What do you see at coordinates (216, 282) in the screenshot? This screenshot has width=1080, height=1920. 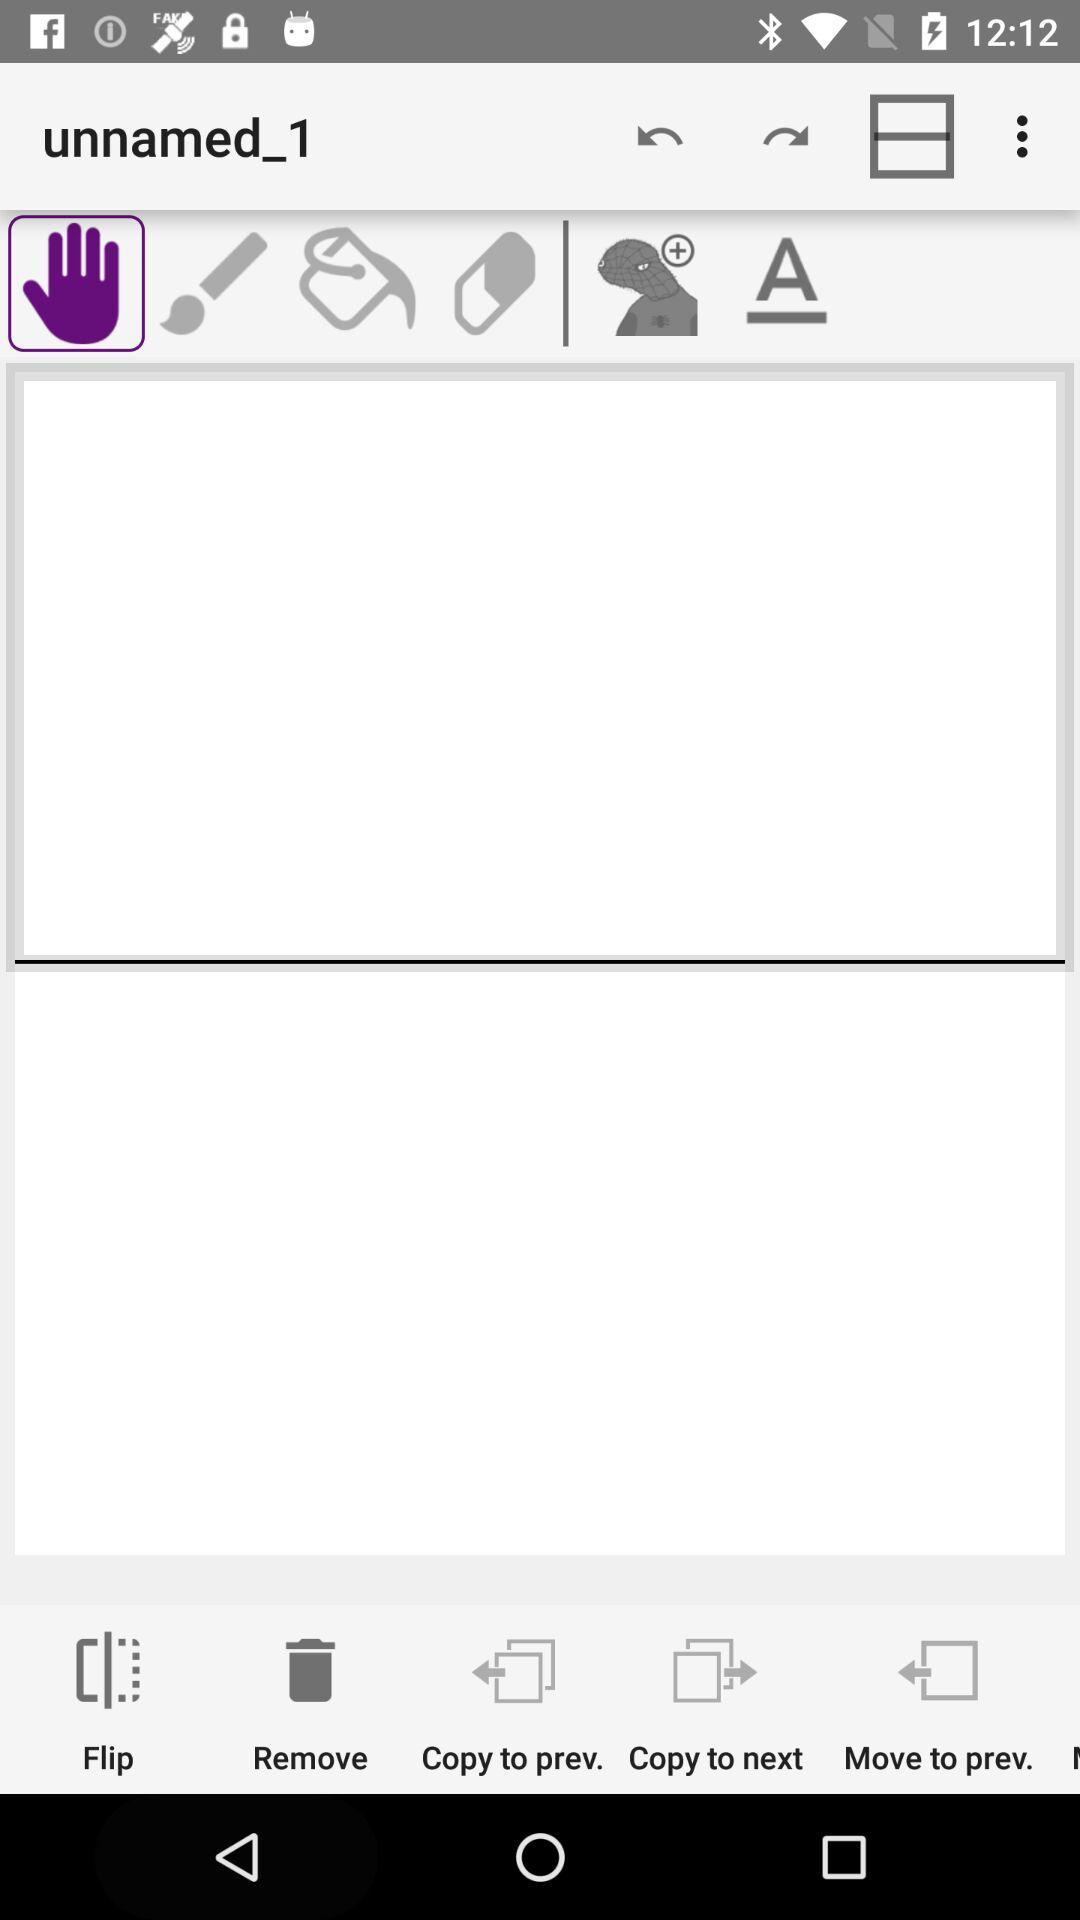 I see `paintbrush` at bounding box center [216, 282].